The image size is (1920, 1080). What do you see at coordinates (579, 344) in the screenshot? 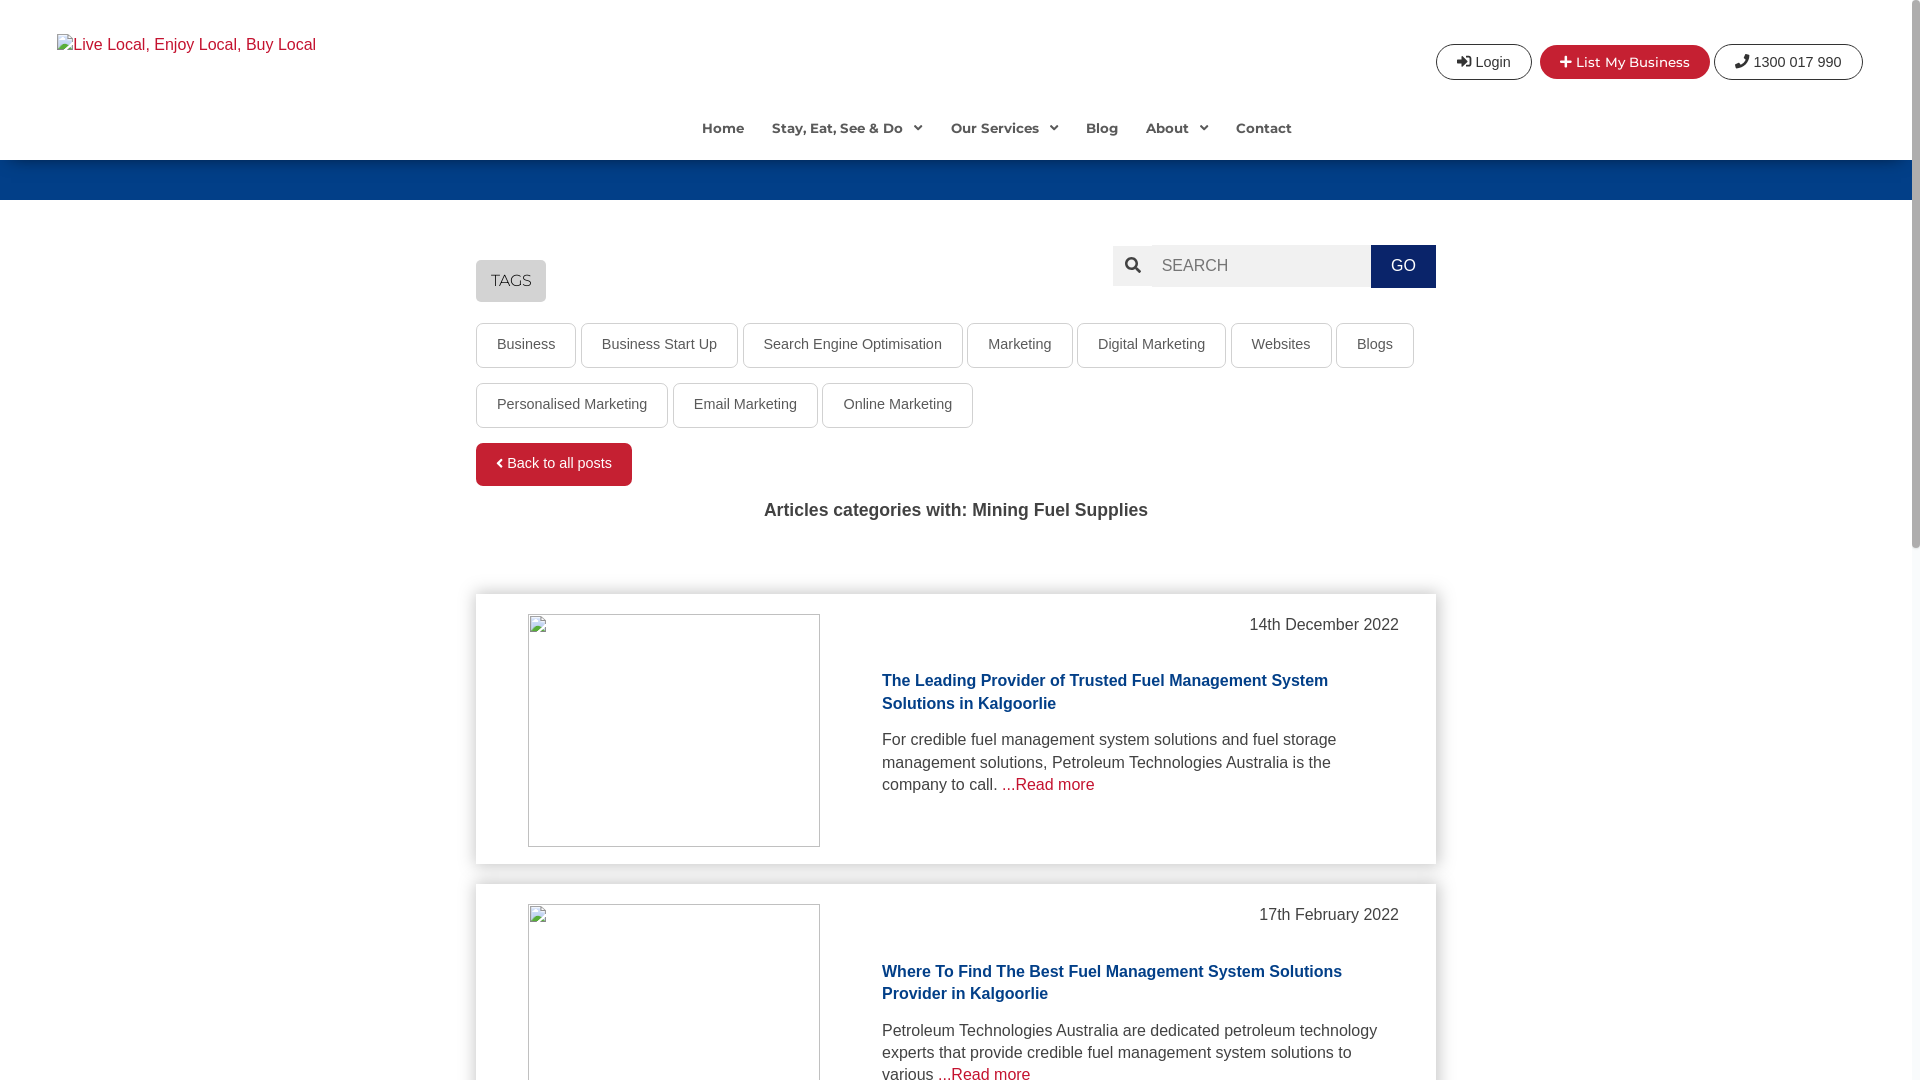
I see `'Business Start Up'` at bounding box center [579, 344].